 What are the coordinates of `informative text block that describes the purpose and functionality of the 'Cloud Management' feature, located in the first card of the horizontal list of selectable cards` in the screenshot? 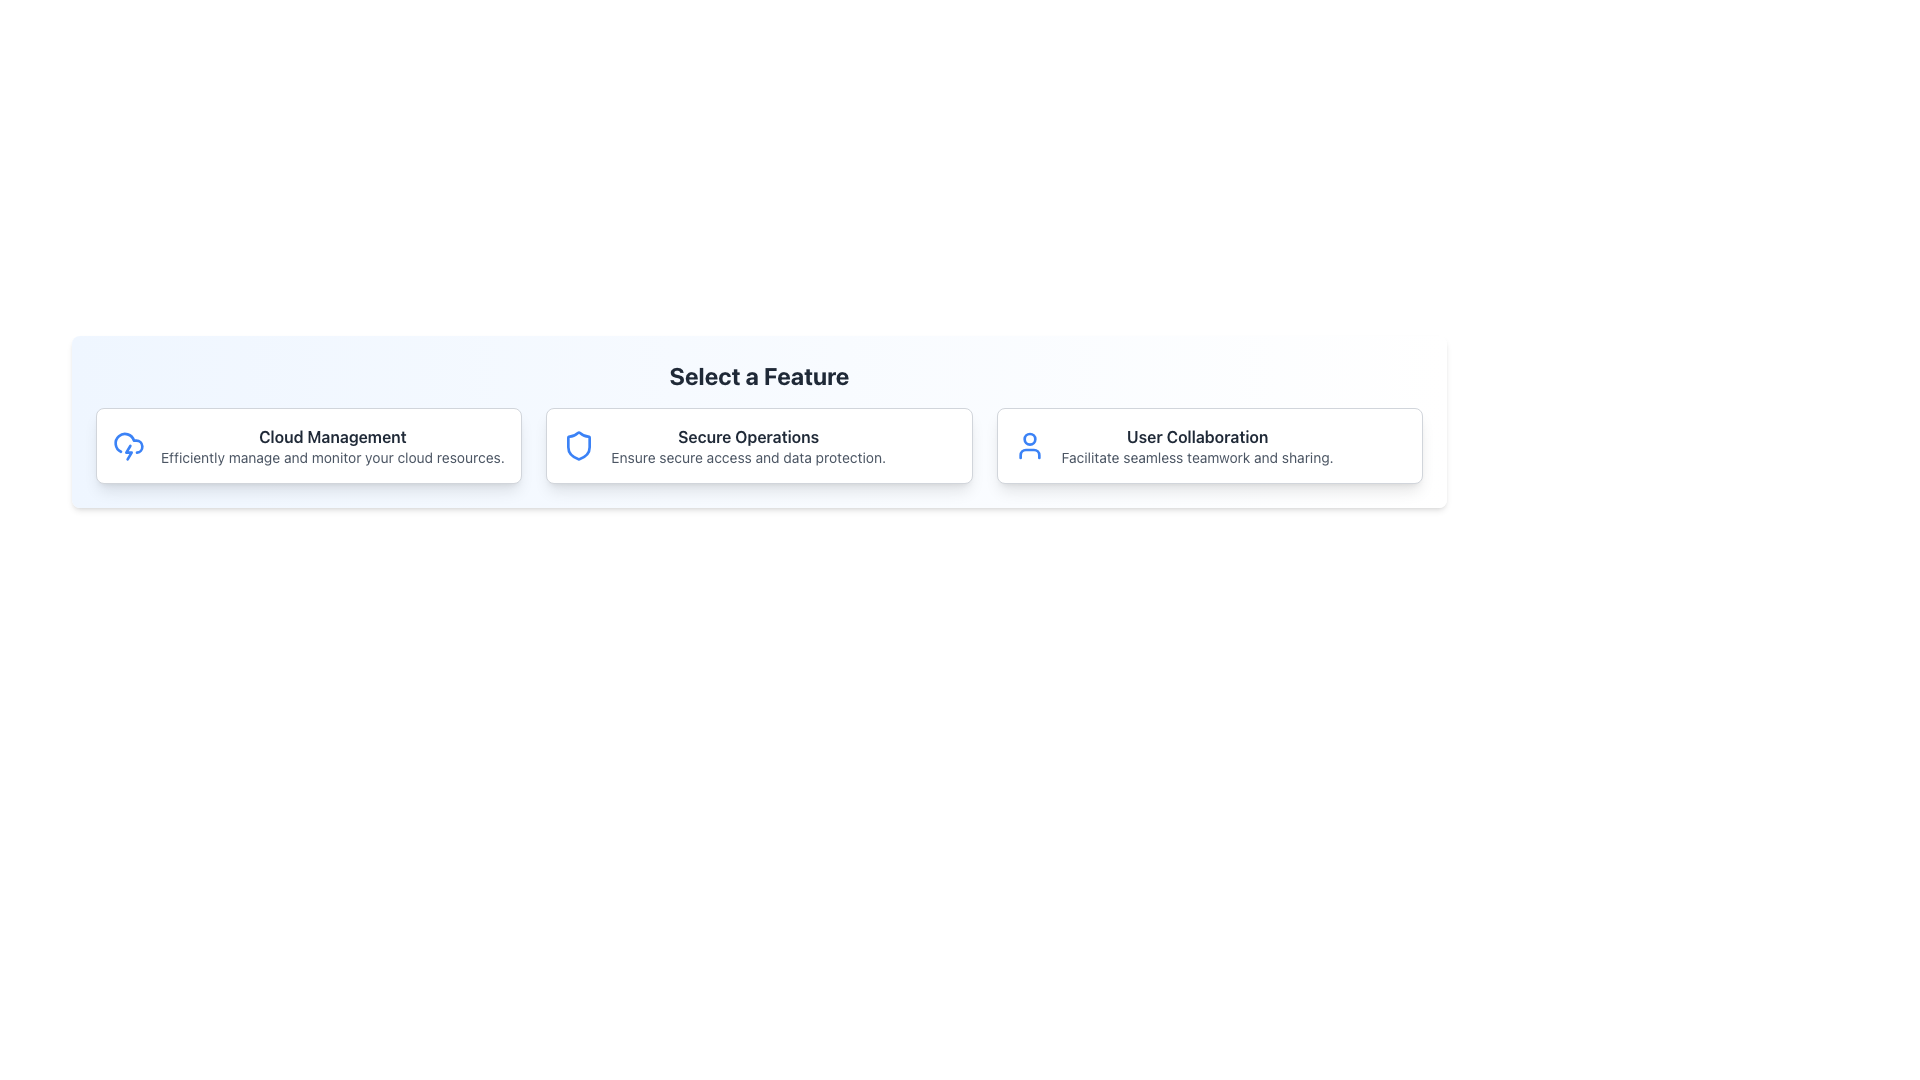 It's located at (332, 444).